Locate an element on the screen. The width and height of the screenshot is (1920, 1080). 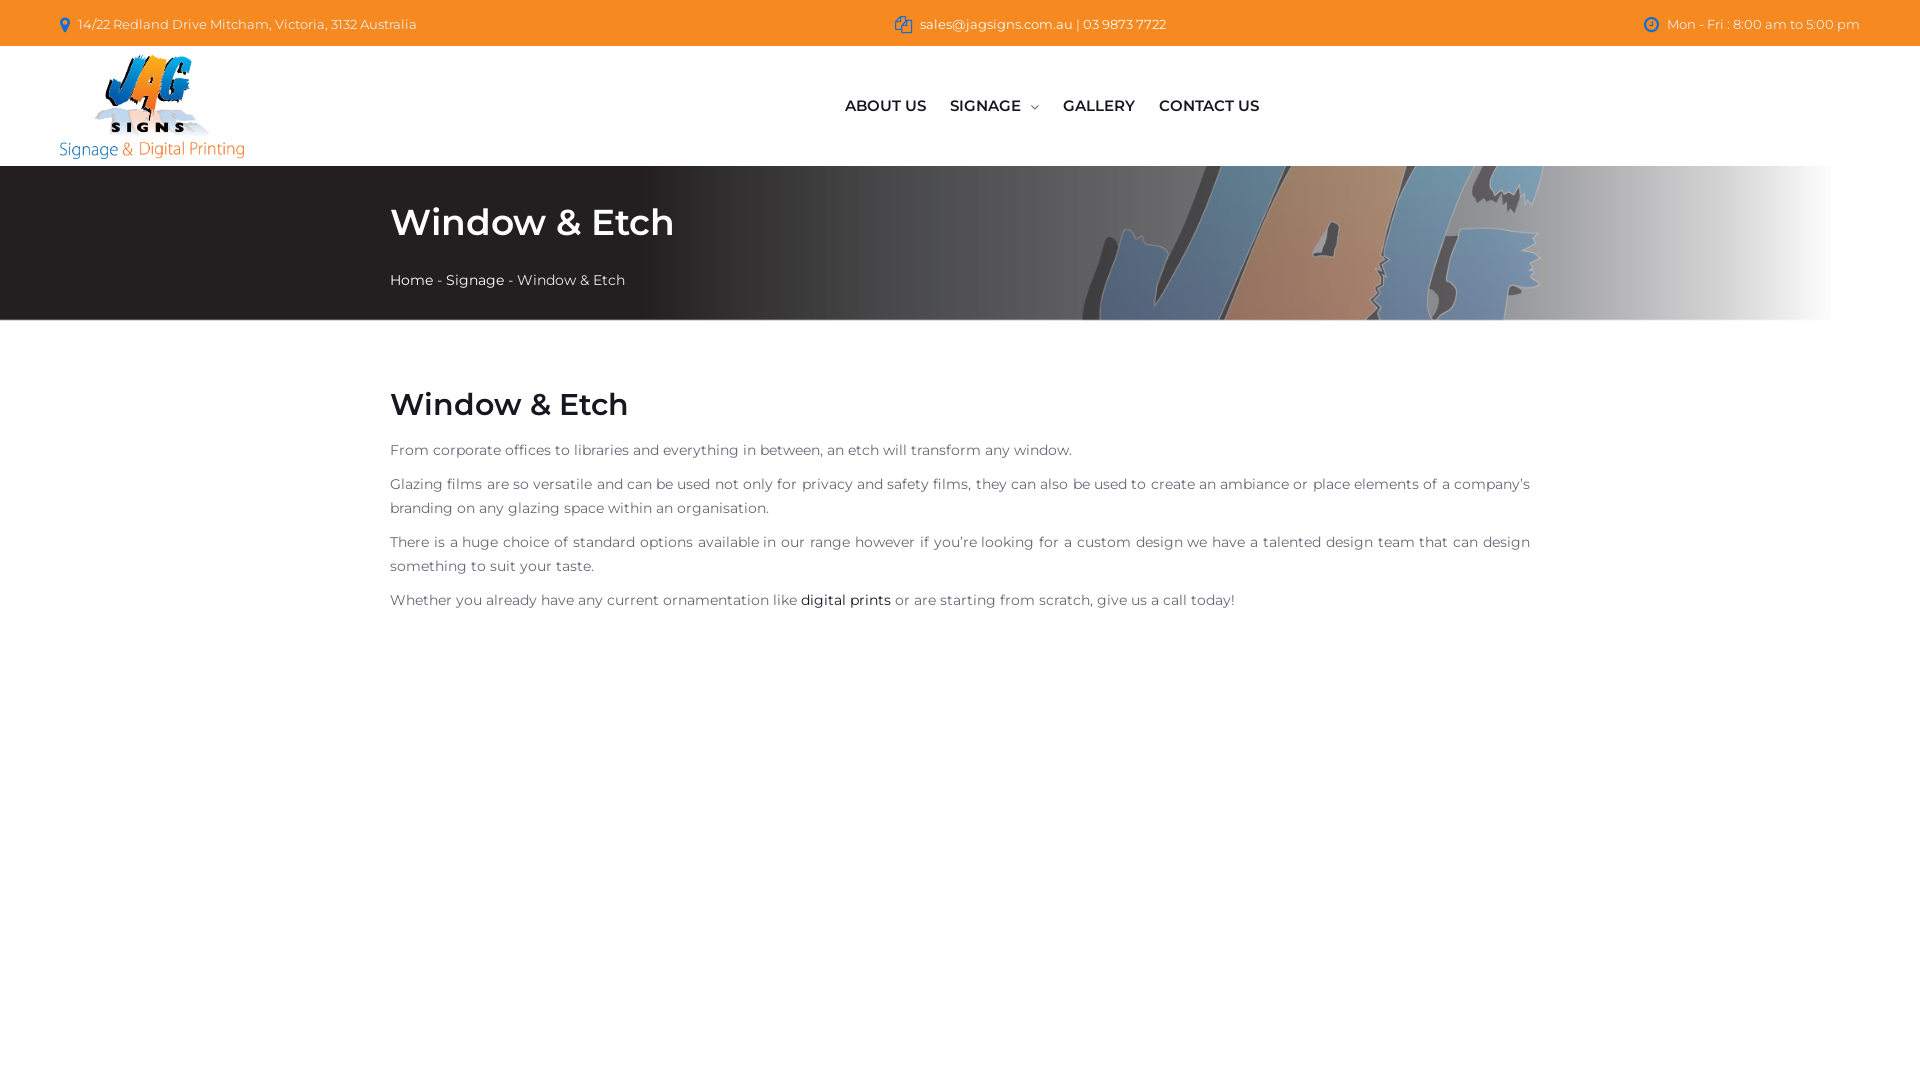
'sskb shop front signs' is located at coordinates (389, 821).